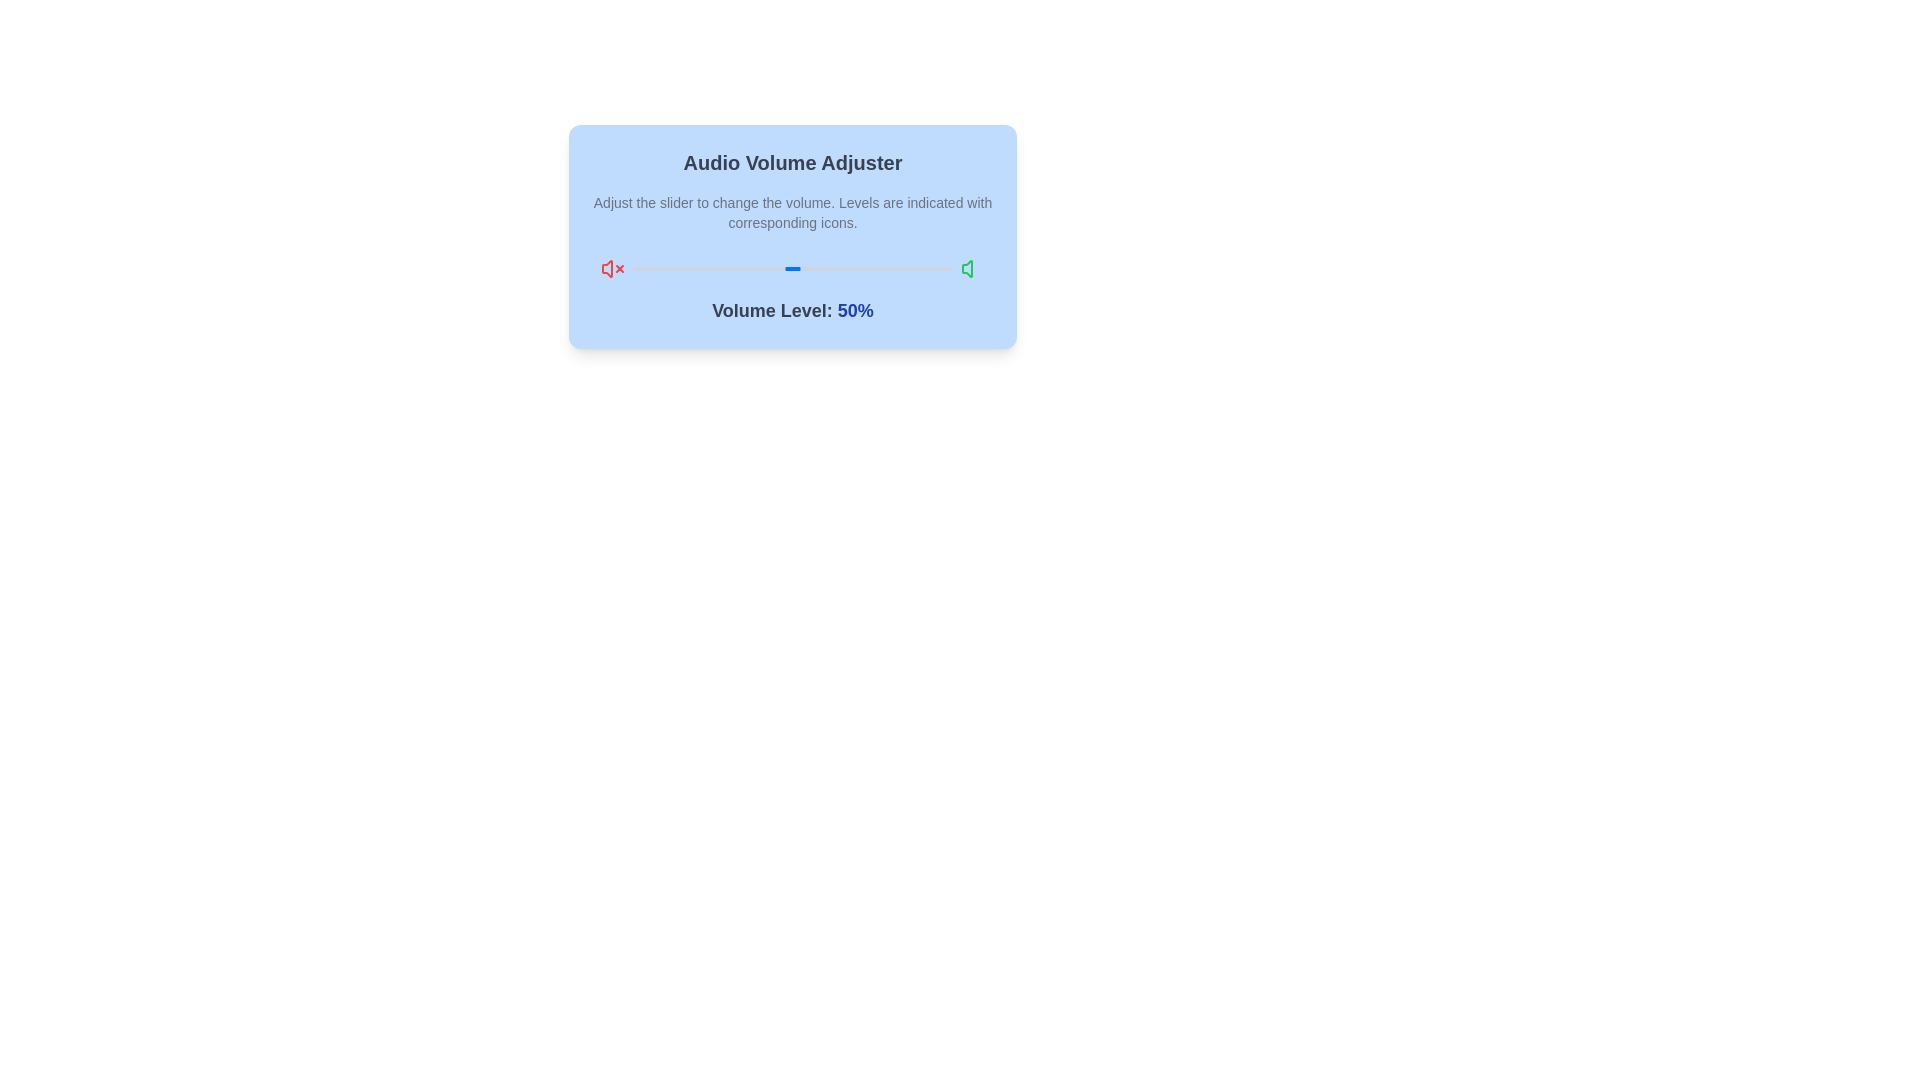 Image resolution: width=1920 pixels, height=1080 pixels. I want to click on the slider to set the volume to 93%, so click(929, 268).